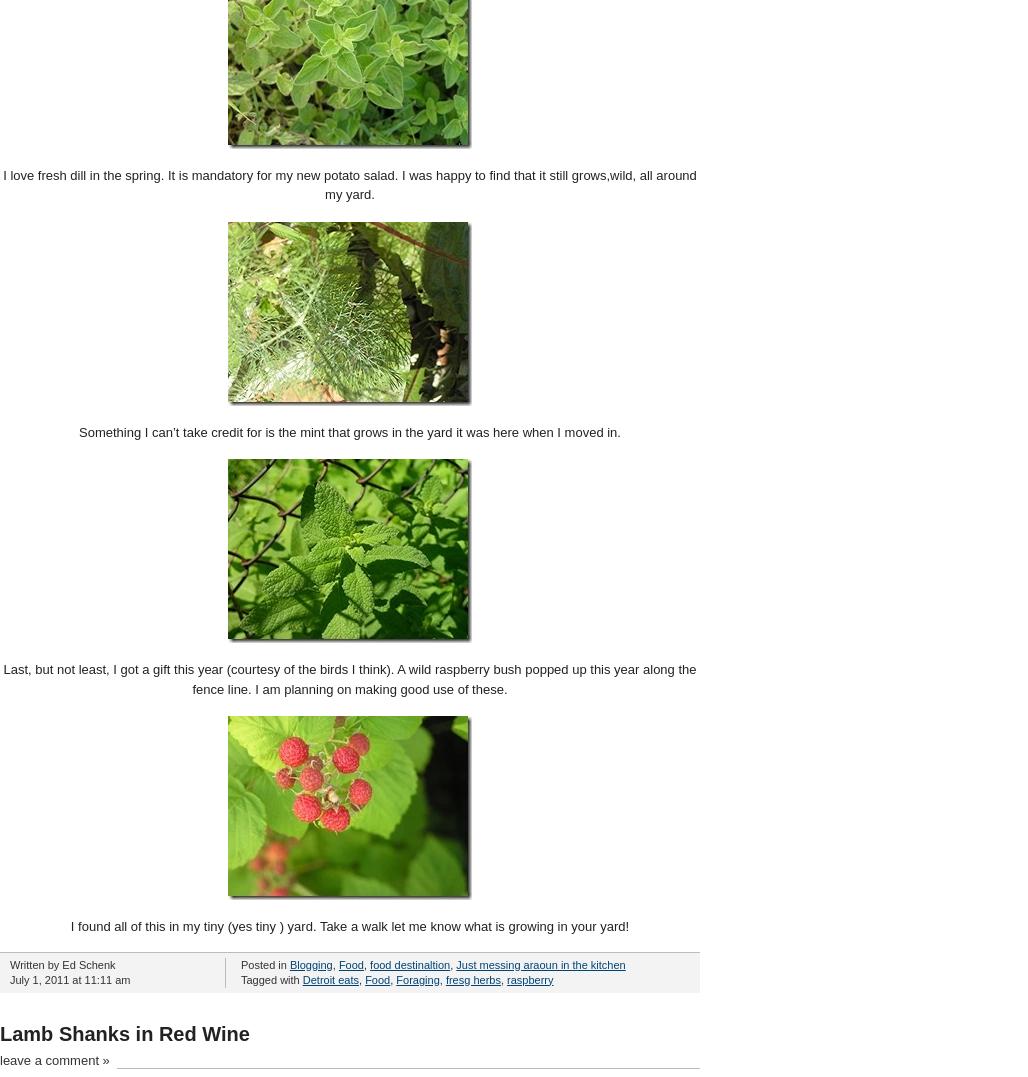 Image resolution: width=1028 pixels, height=1077 pixels. Describe the element at coordinates (62, 964) in the screenshot. I see `'Written by Ed Schenk'` at that location.